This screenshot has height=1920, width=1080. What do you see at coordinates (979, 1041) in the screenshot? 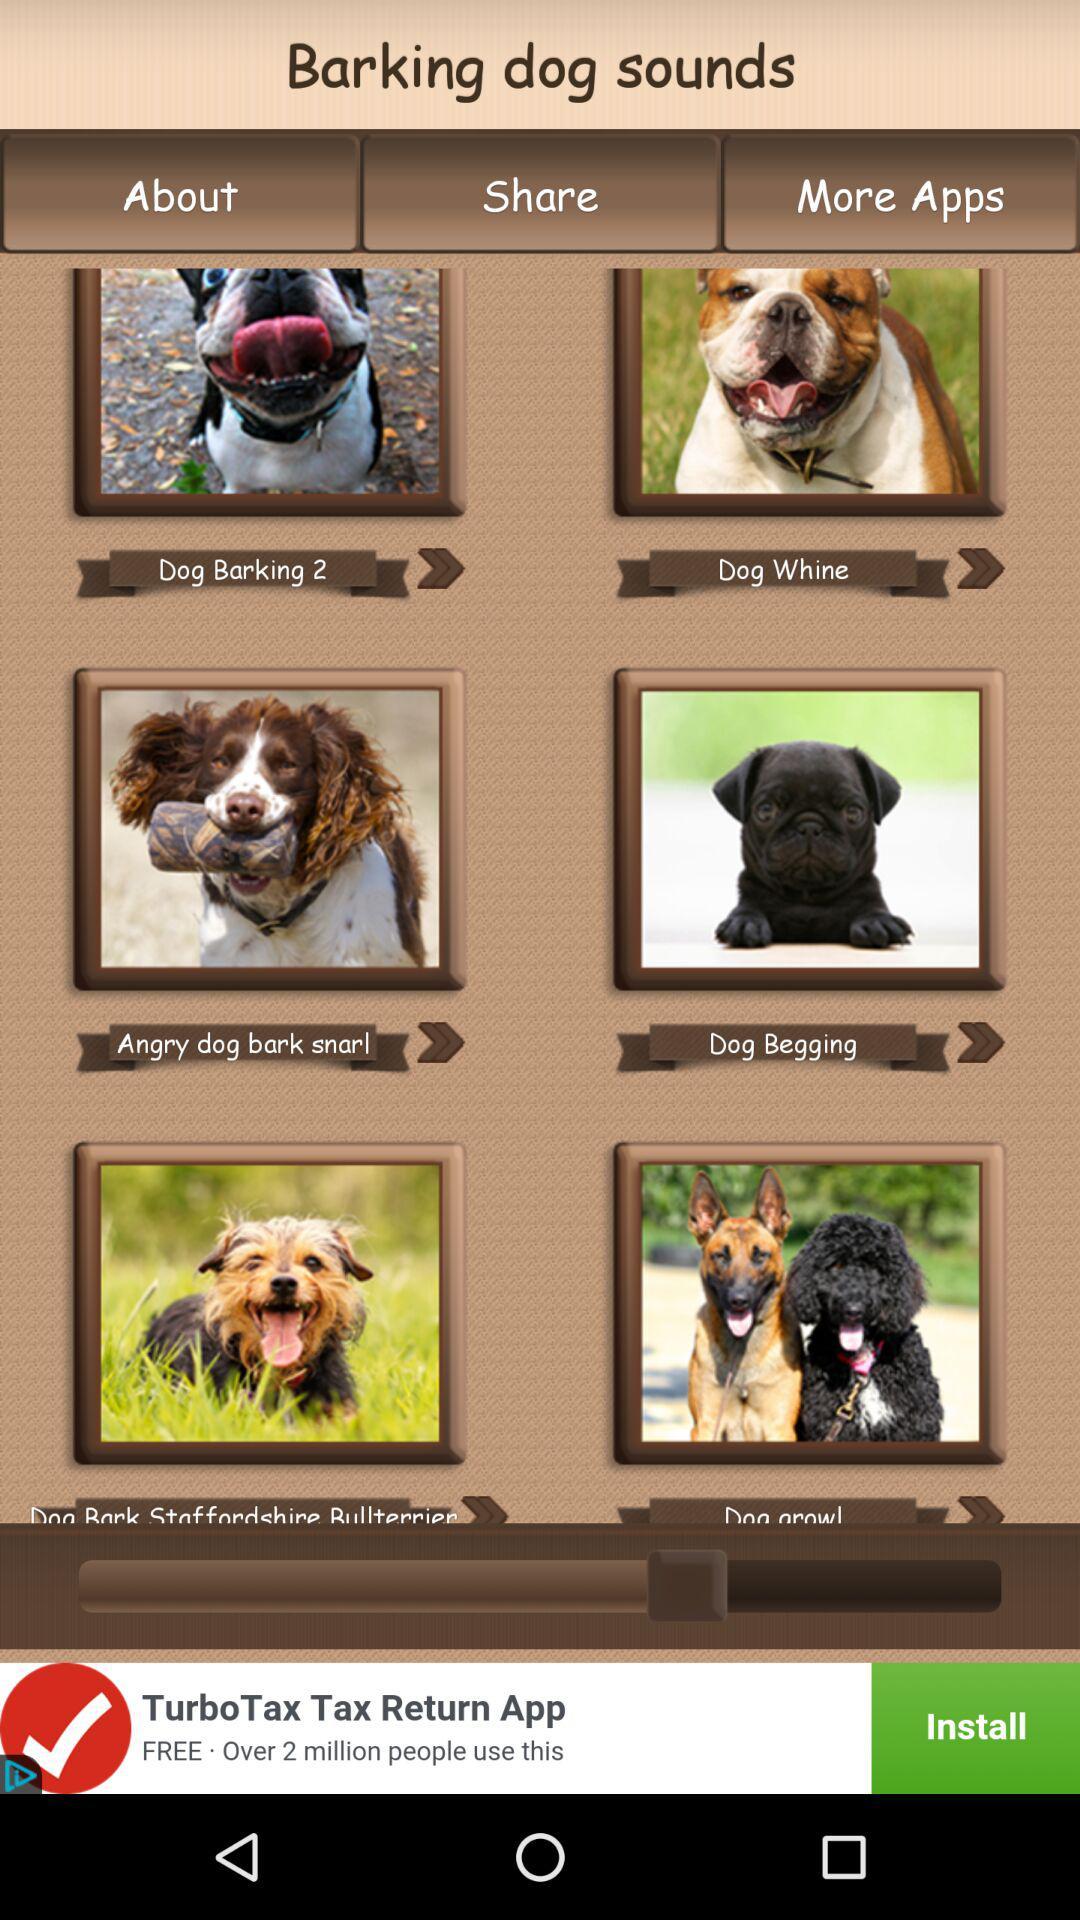
I see `move option` at bounding box center [979, 1041].